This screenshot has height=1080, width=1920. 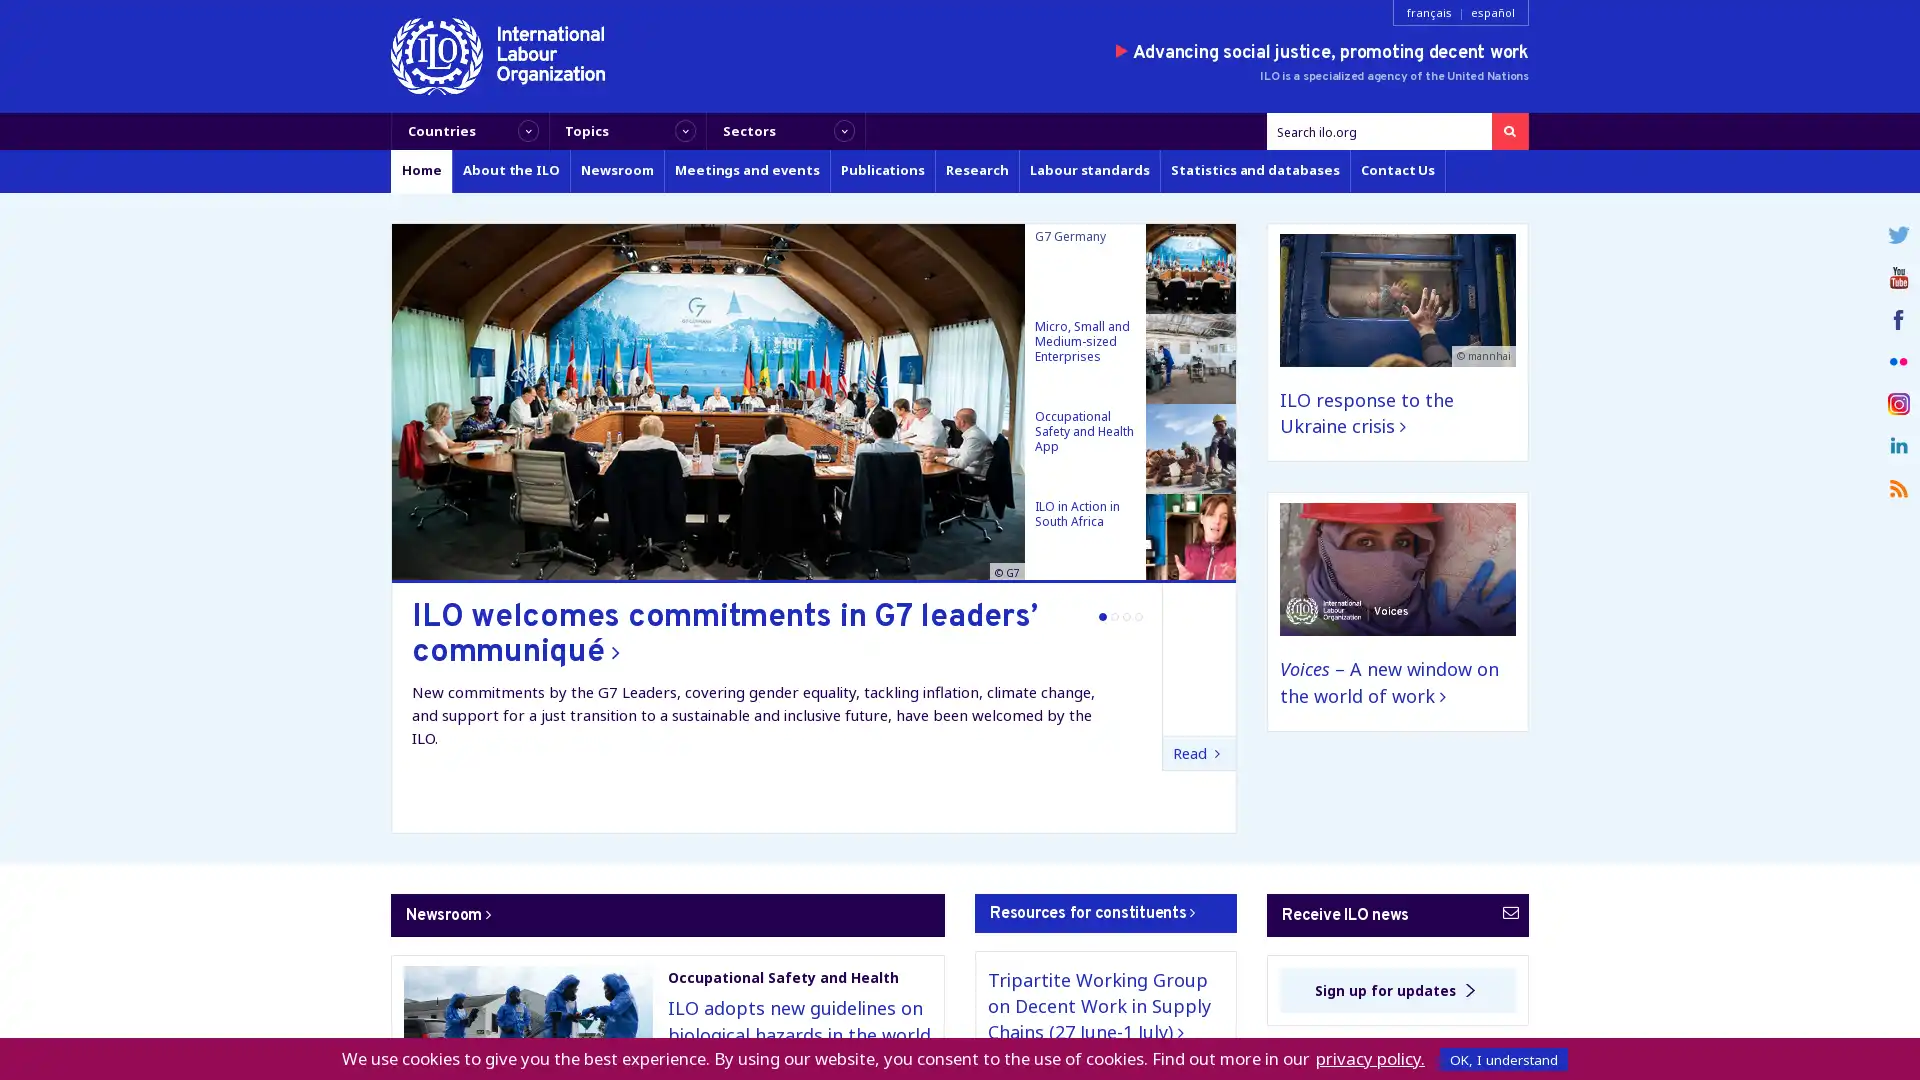 What do you see at coordinates (1396, 990) in the screenshot?
I see `Sign up for updates` at bounding box center [1396, 990].